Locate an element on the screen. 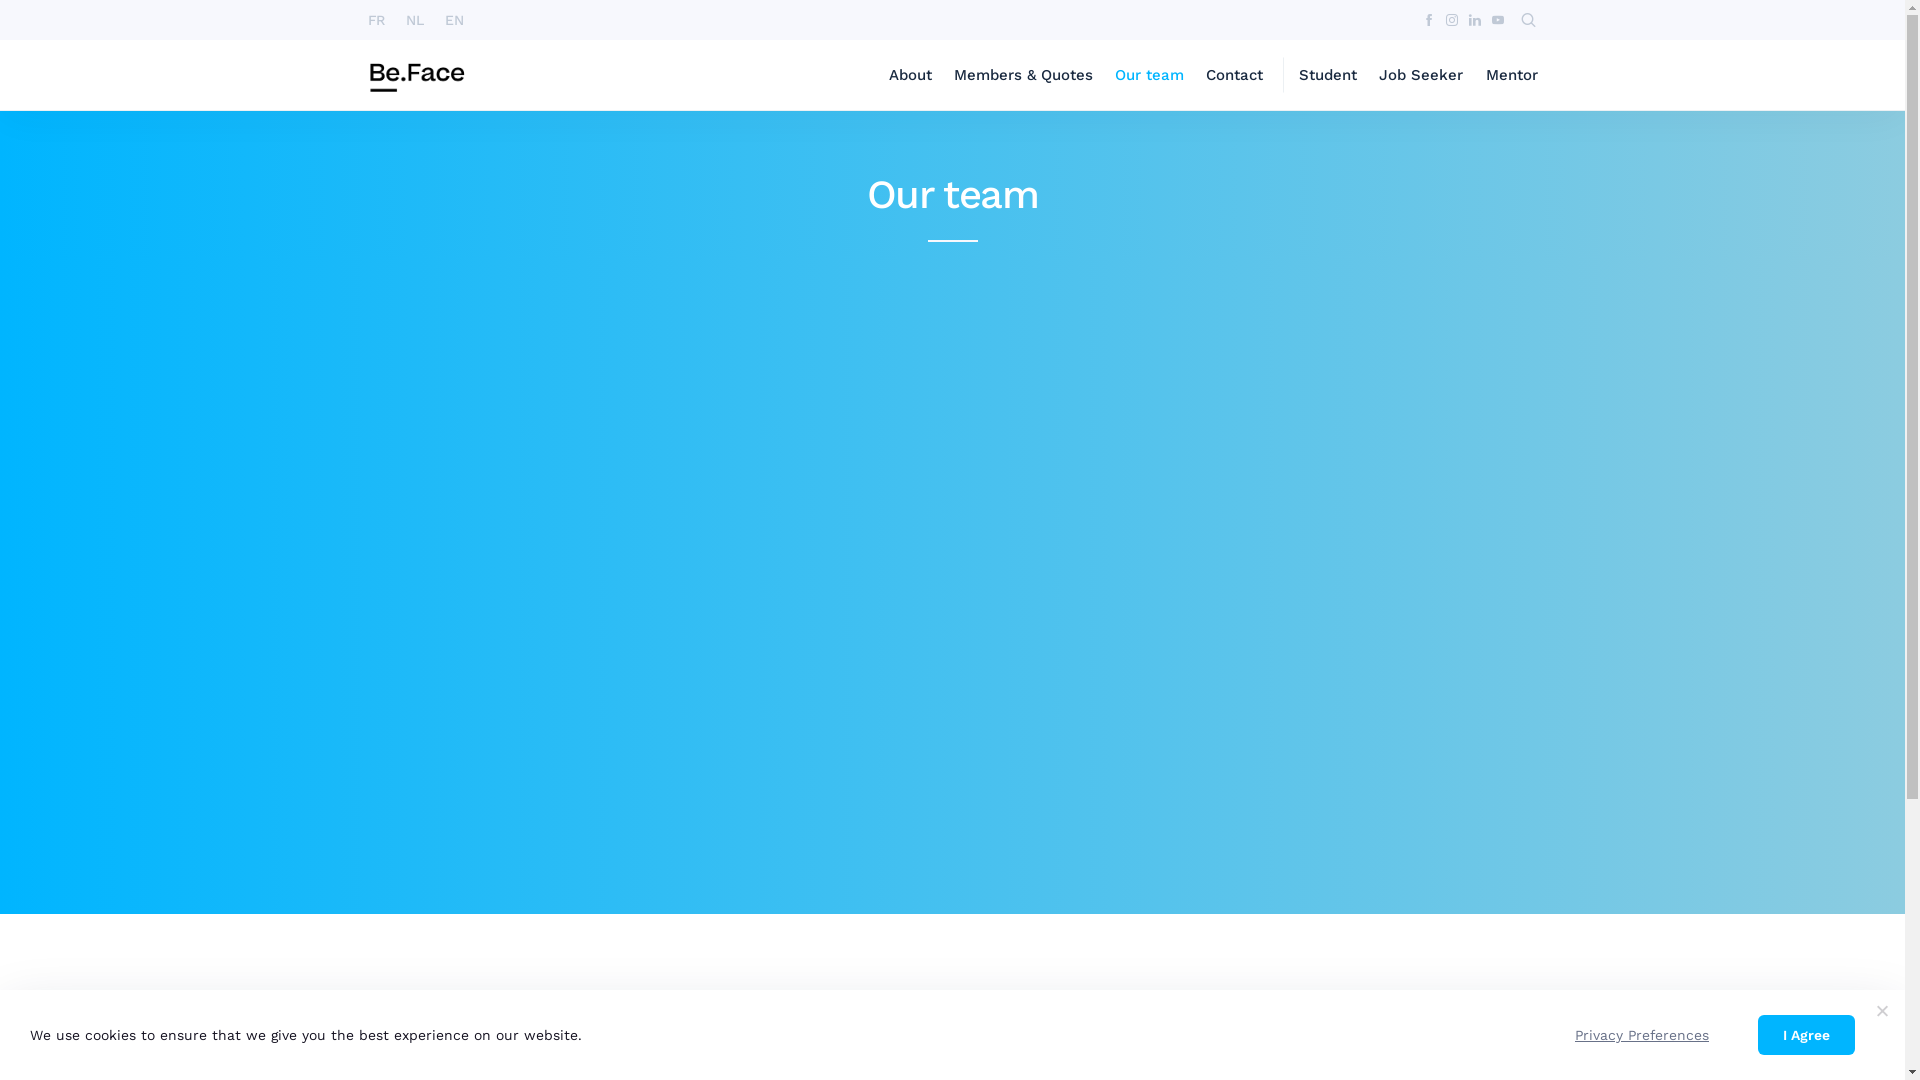 The height and width of the screenshot is (1080, 1920). 'Contact' is located at coordinates (1233, 73).